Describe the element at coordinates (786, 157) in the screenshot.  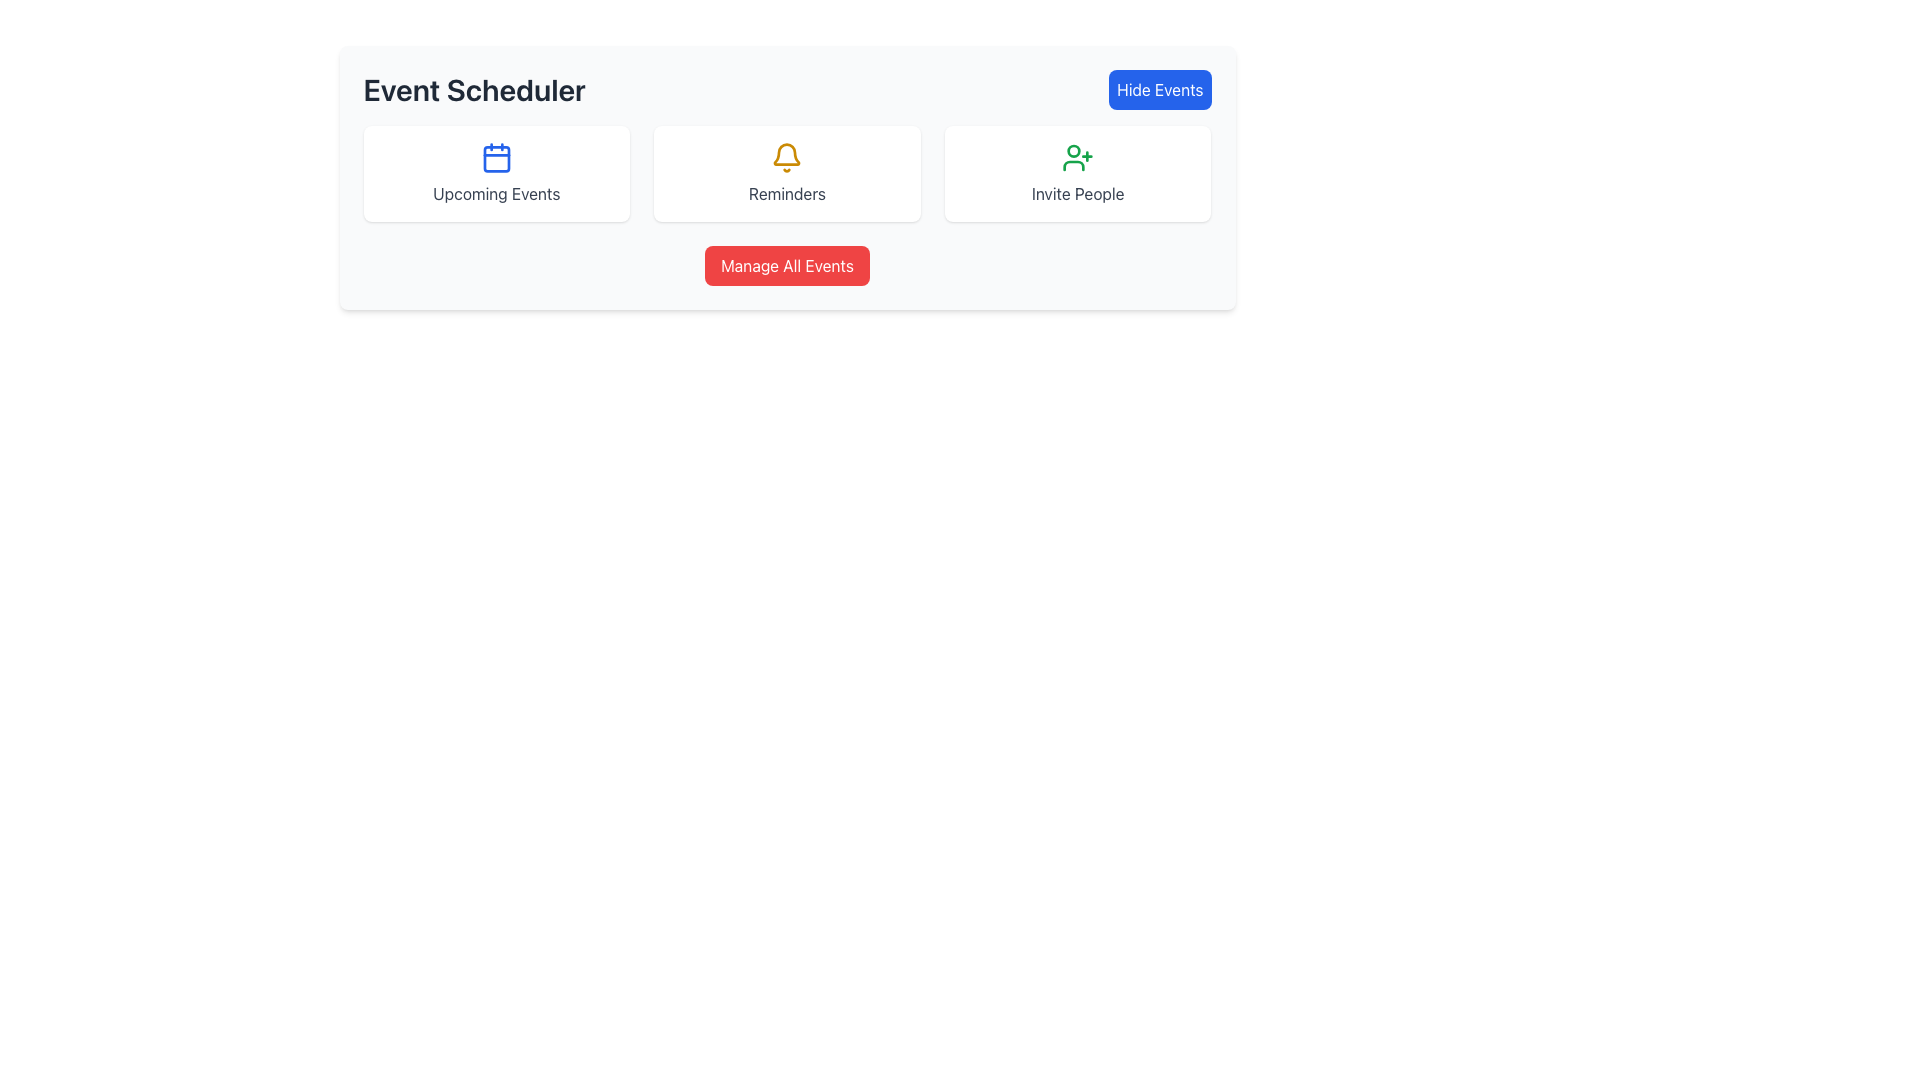
I see `the yellow bell icon that indicates alerts or reminders, located above the 'Reminders' label` at that location.